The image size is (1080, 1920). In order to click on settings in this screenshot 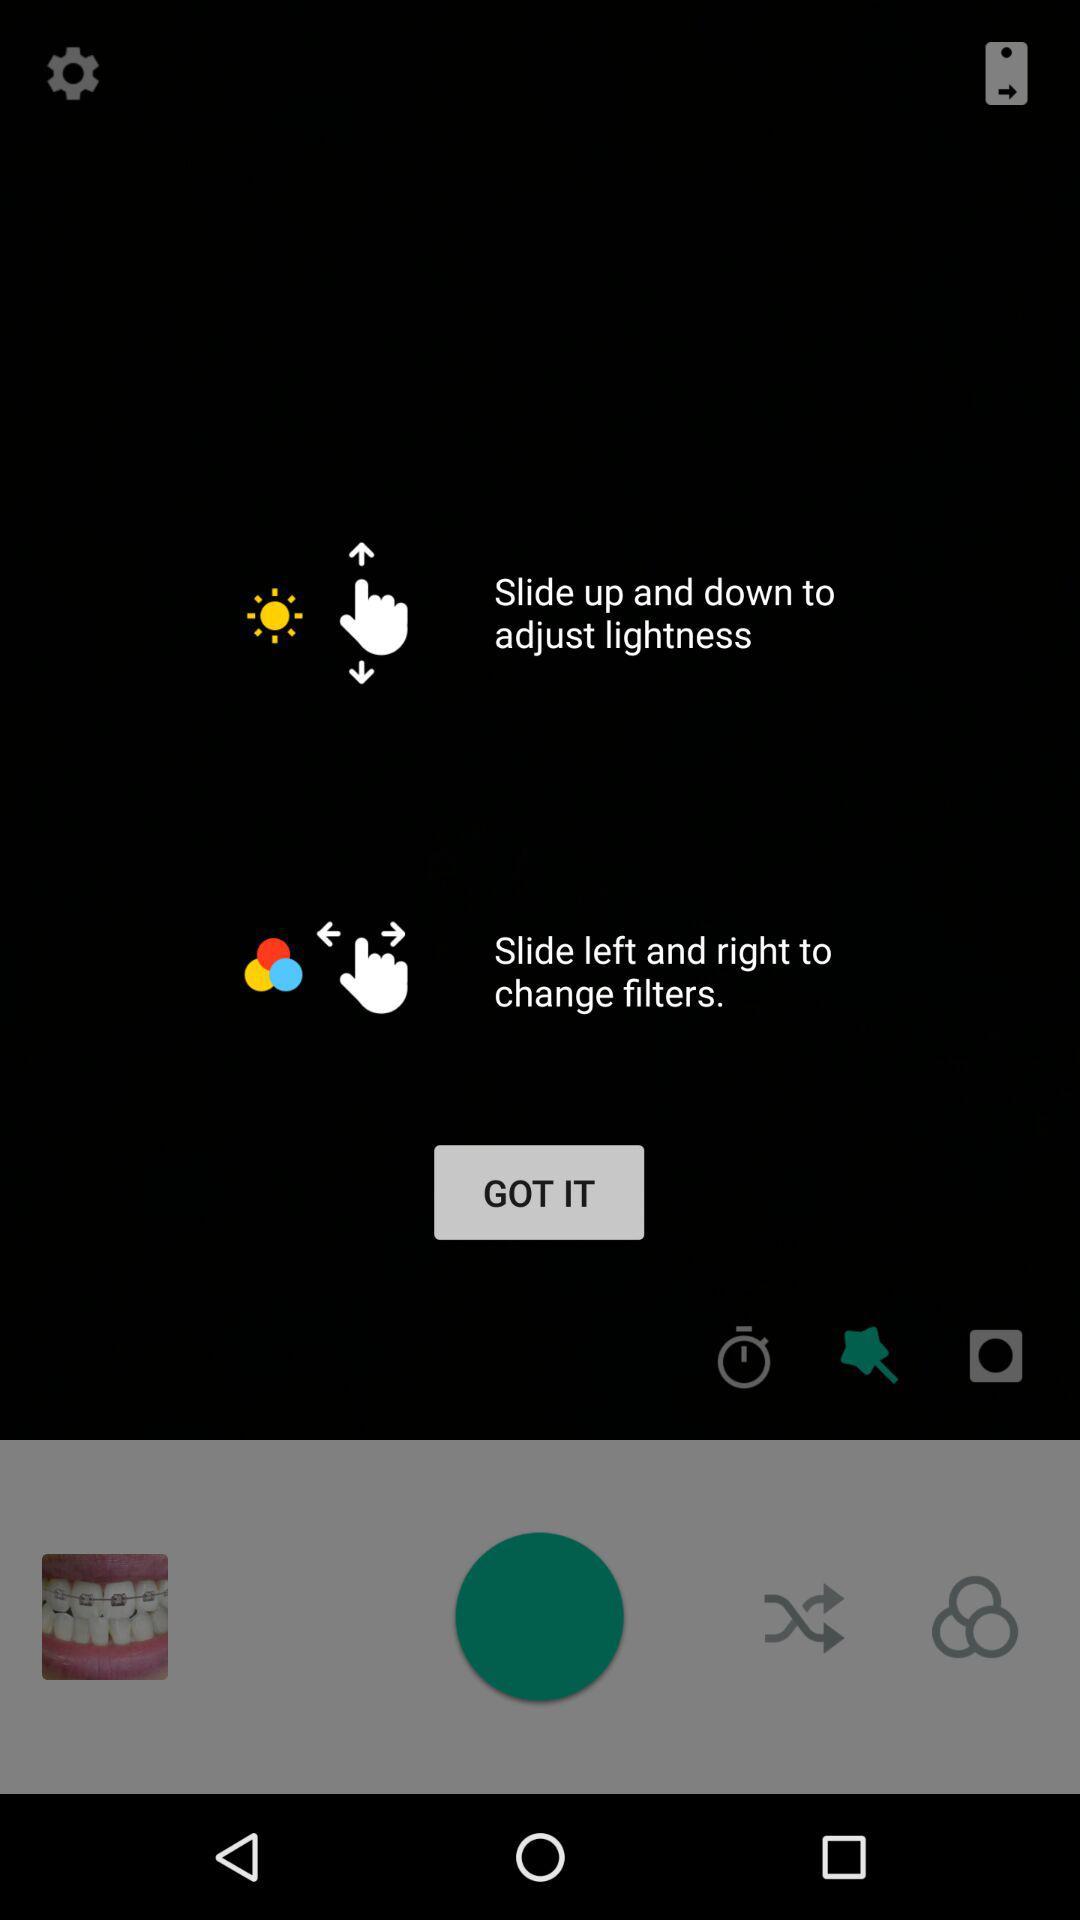, I will do `click(72, 73)`.